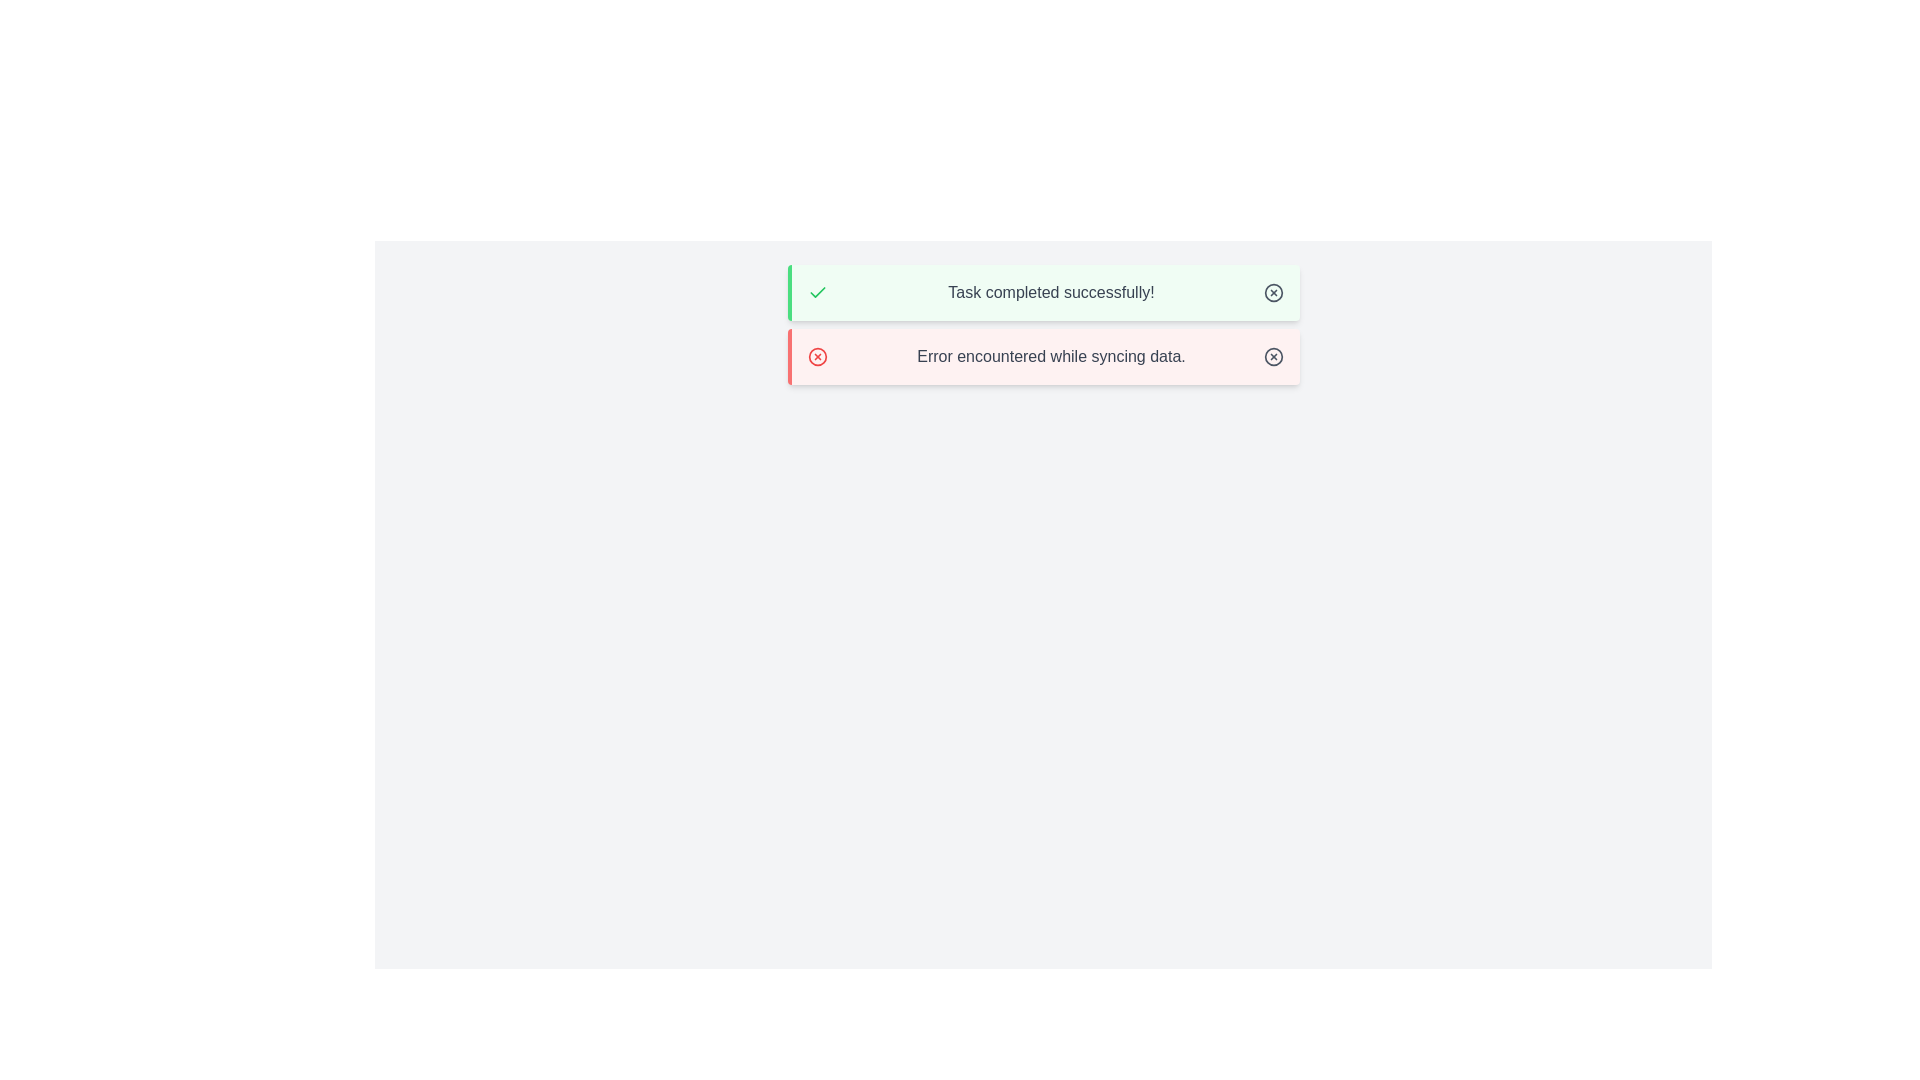  What do you see at coordinates (1042, 356) in the screenshot?
I see `error message from the second notification alert that informs the user about an issue during data synchronization, located below the first notification 'Task completed successfully!'` at bounding box center [1042, 356].